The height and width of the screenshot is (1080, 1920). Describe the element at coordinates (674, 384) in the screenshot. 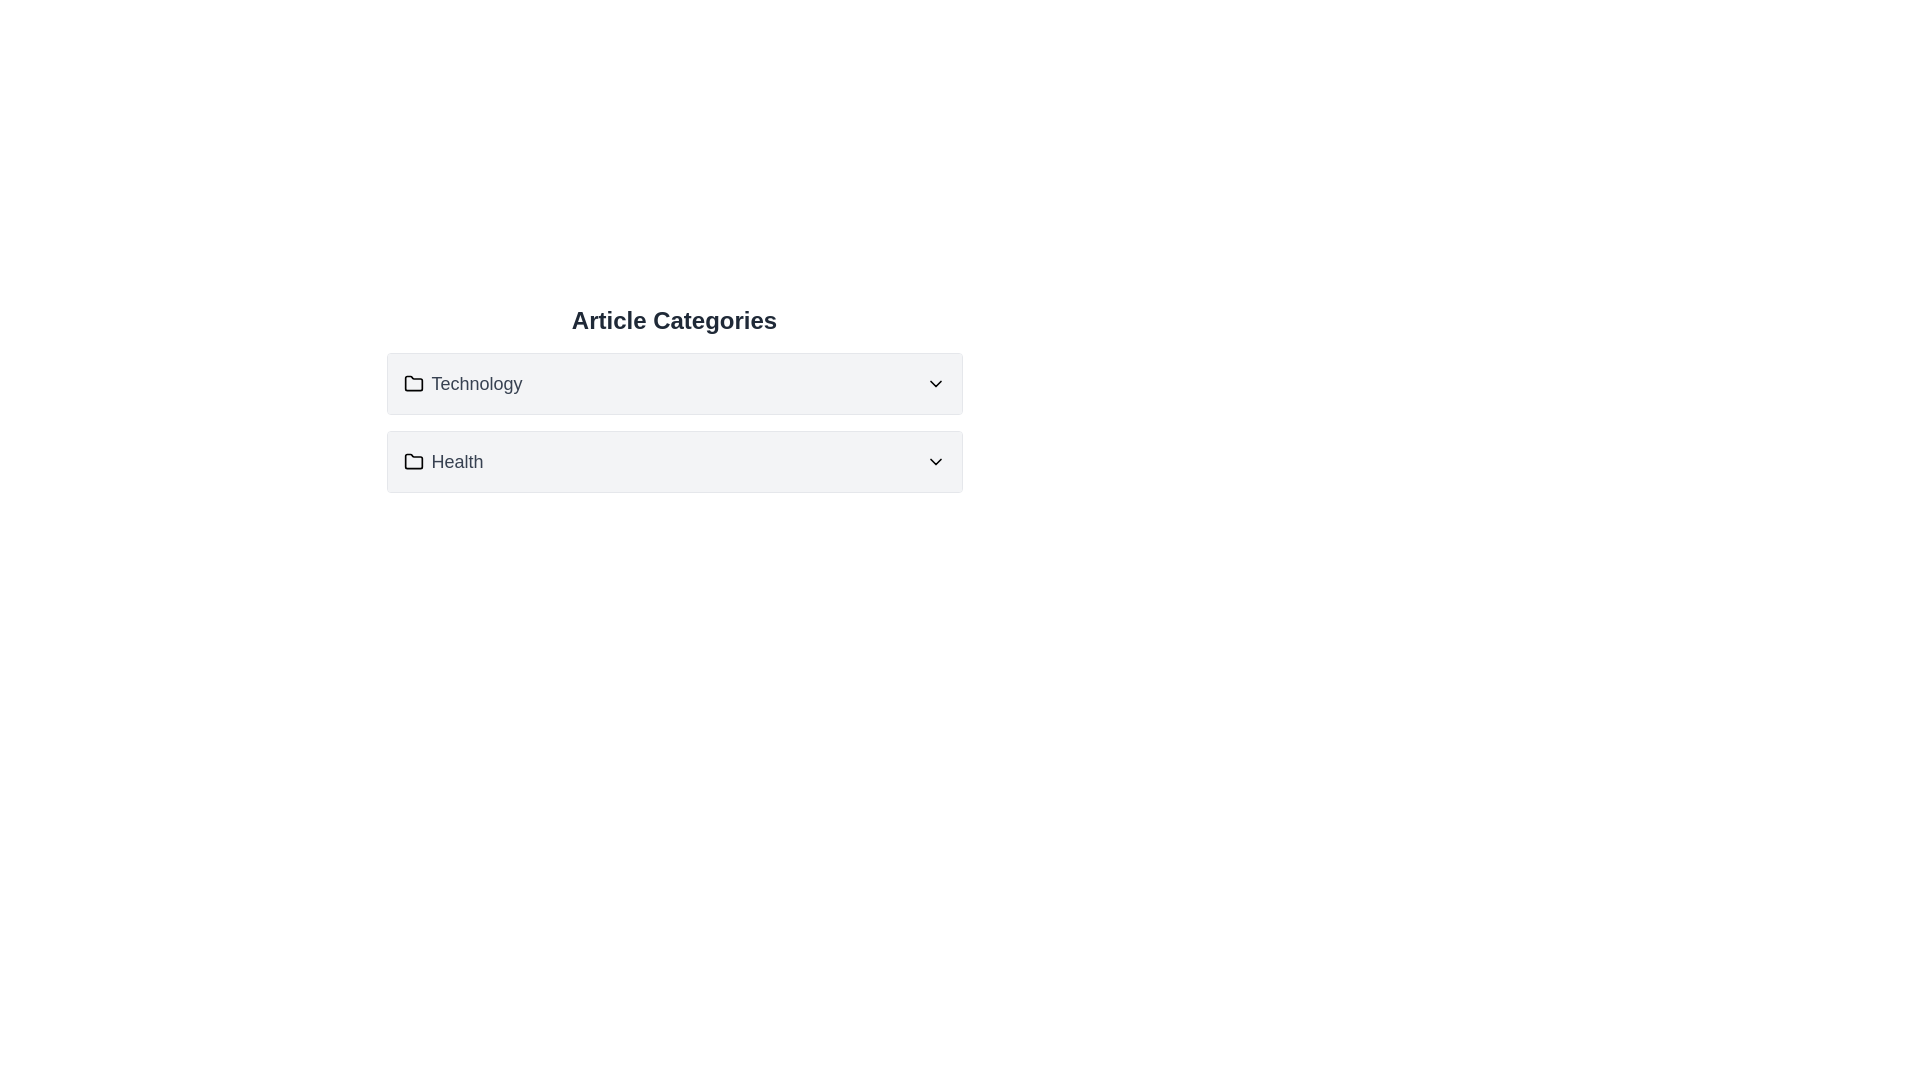

I see `the Category Selection Button labeled 'Technology'` at that location.